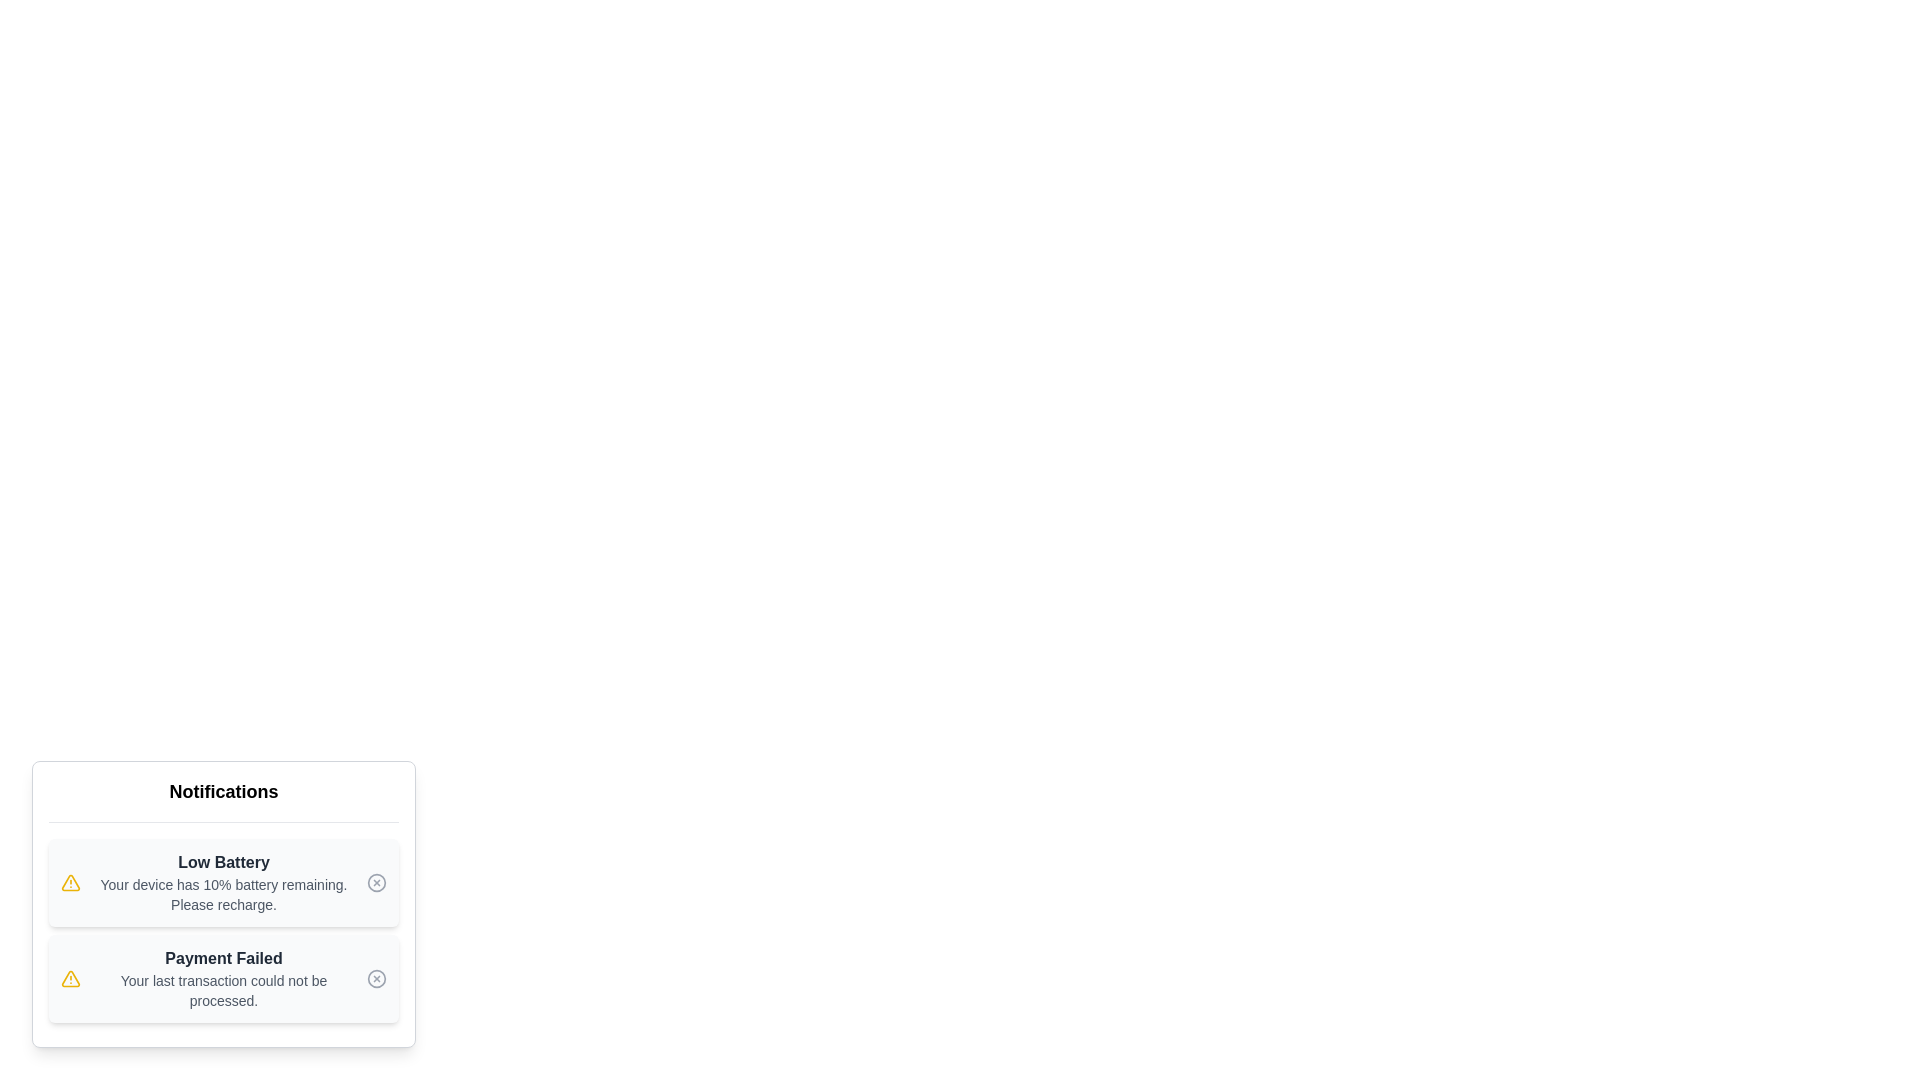  I want to click on the circular close button with an 'X' icon located at the far right of the 'Payment Failed' notification block, so click(377, 978).